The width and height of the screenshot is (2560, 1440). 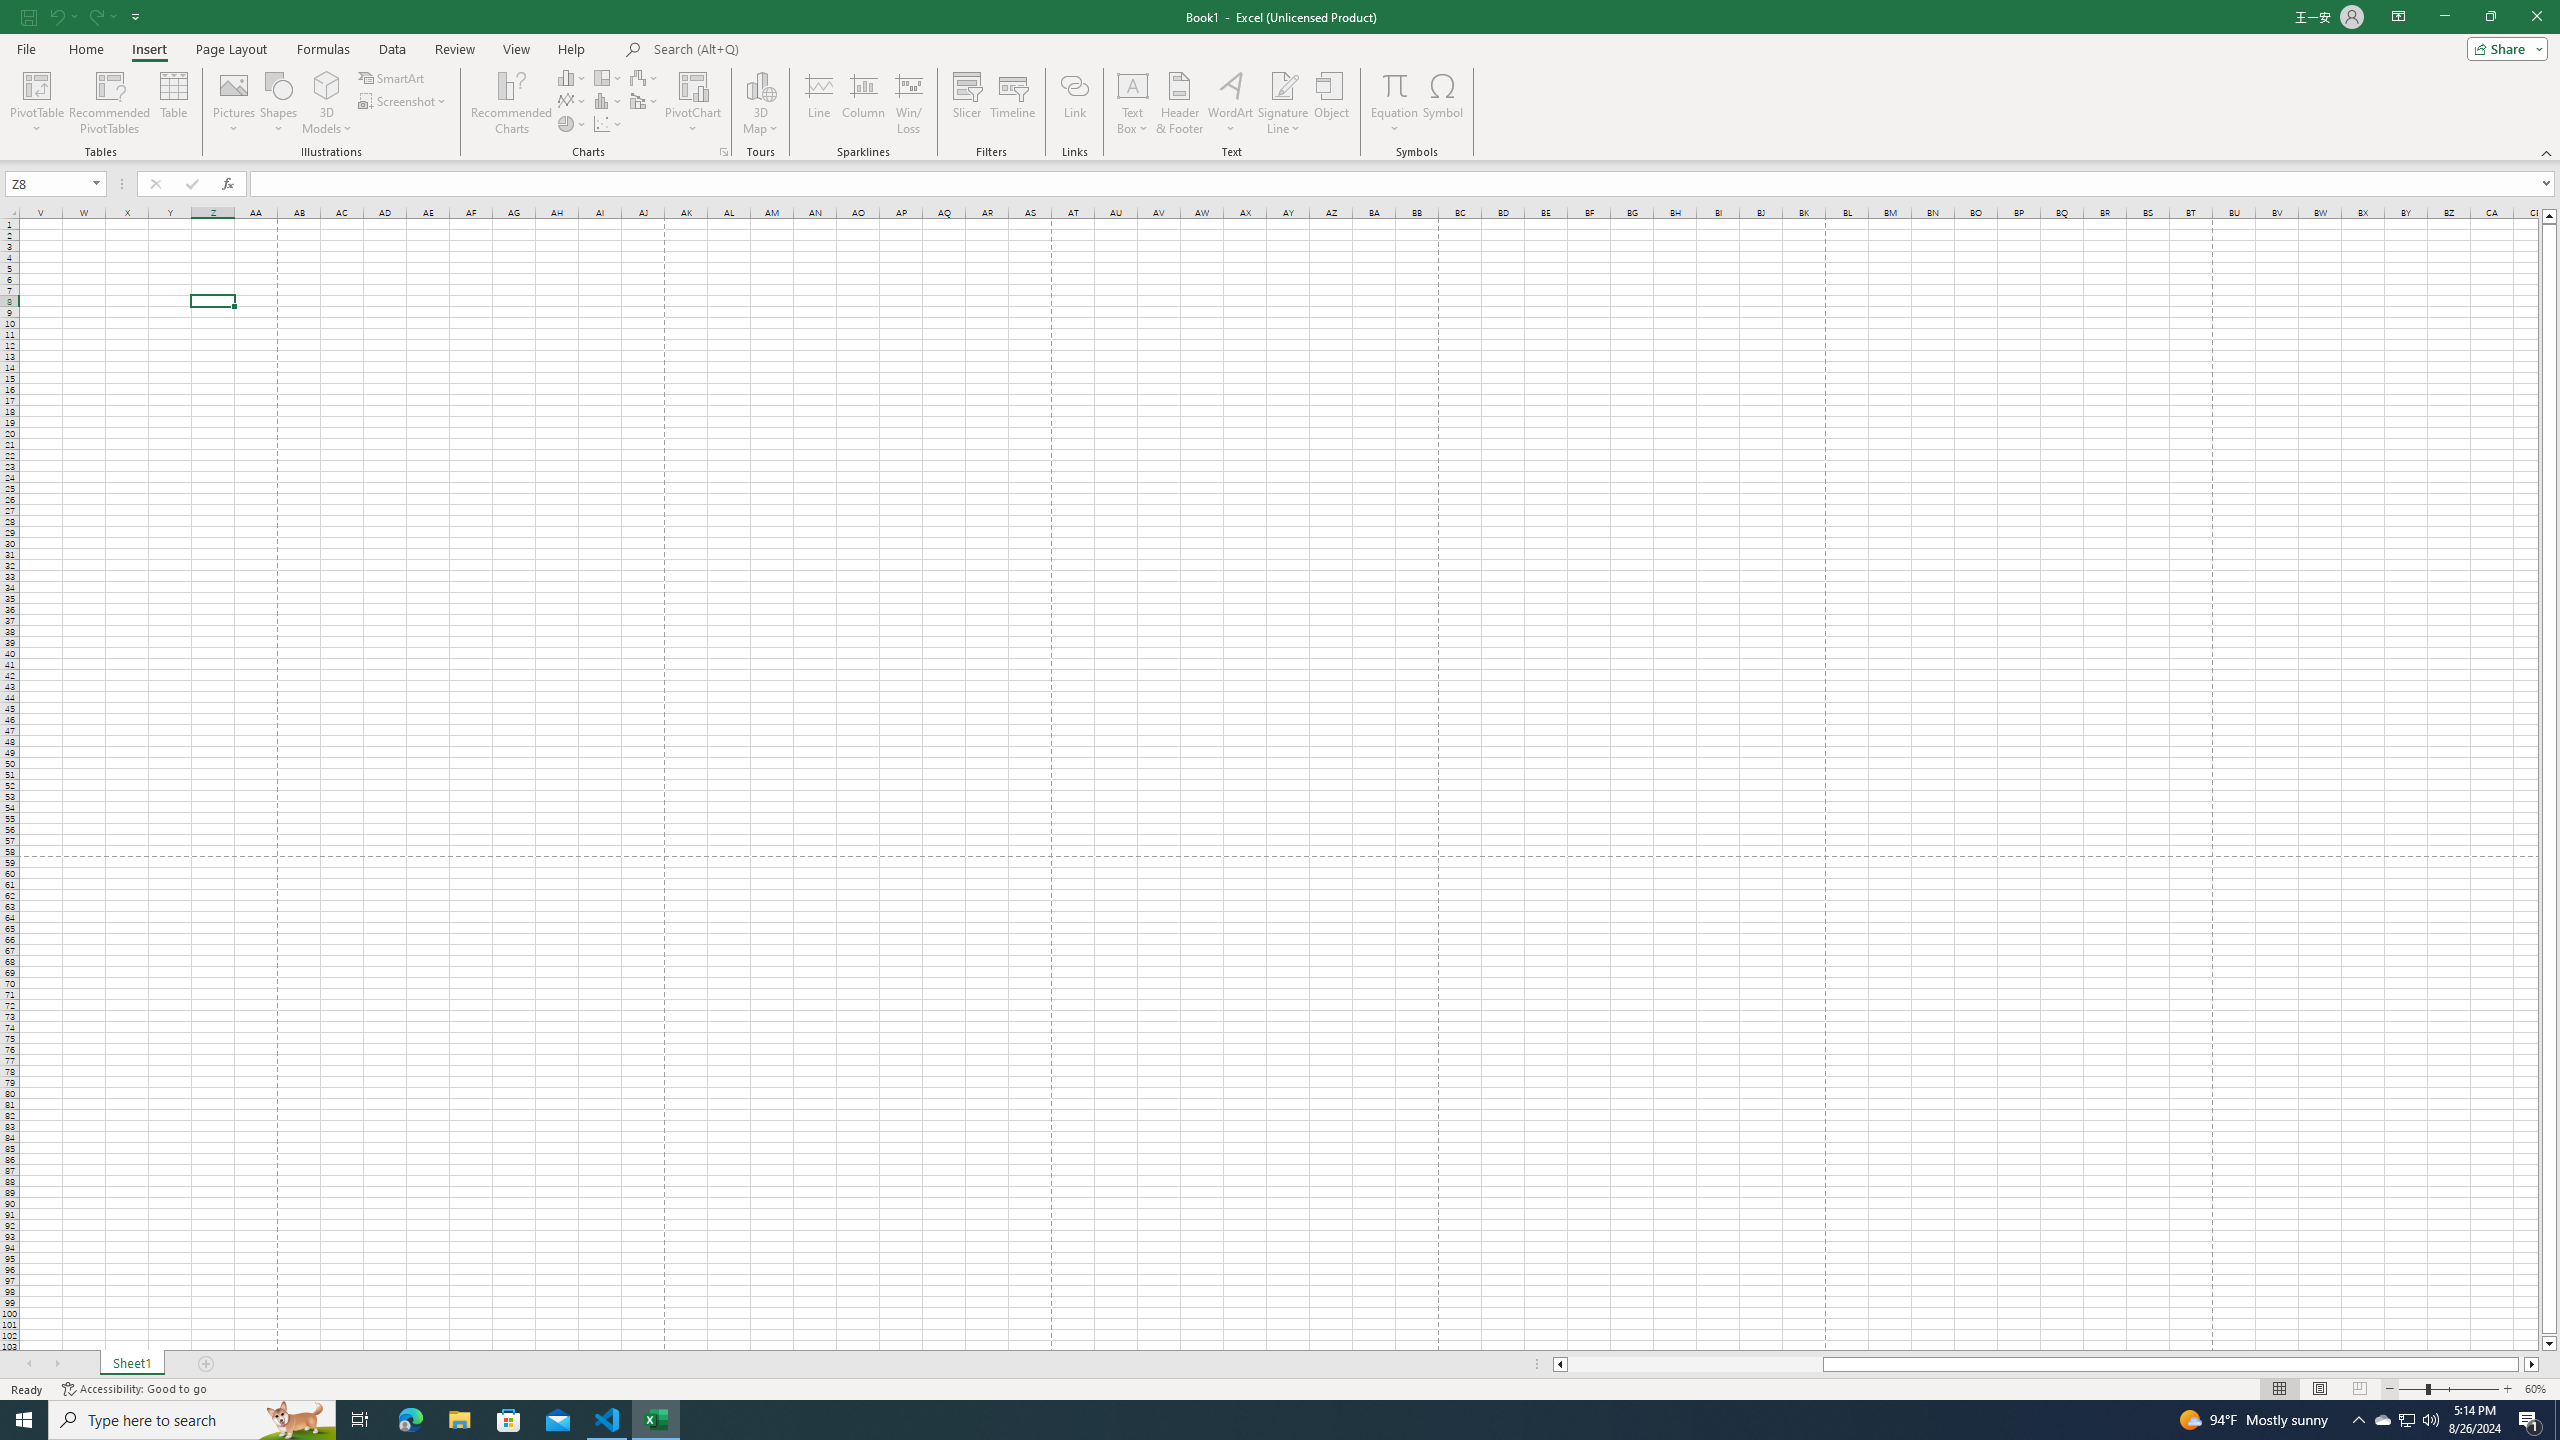 What do you see at coordinates (326, 84) in the screenshot?
I see `'3D Models'` at bounding box center [326, 84].